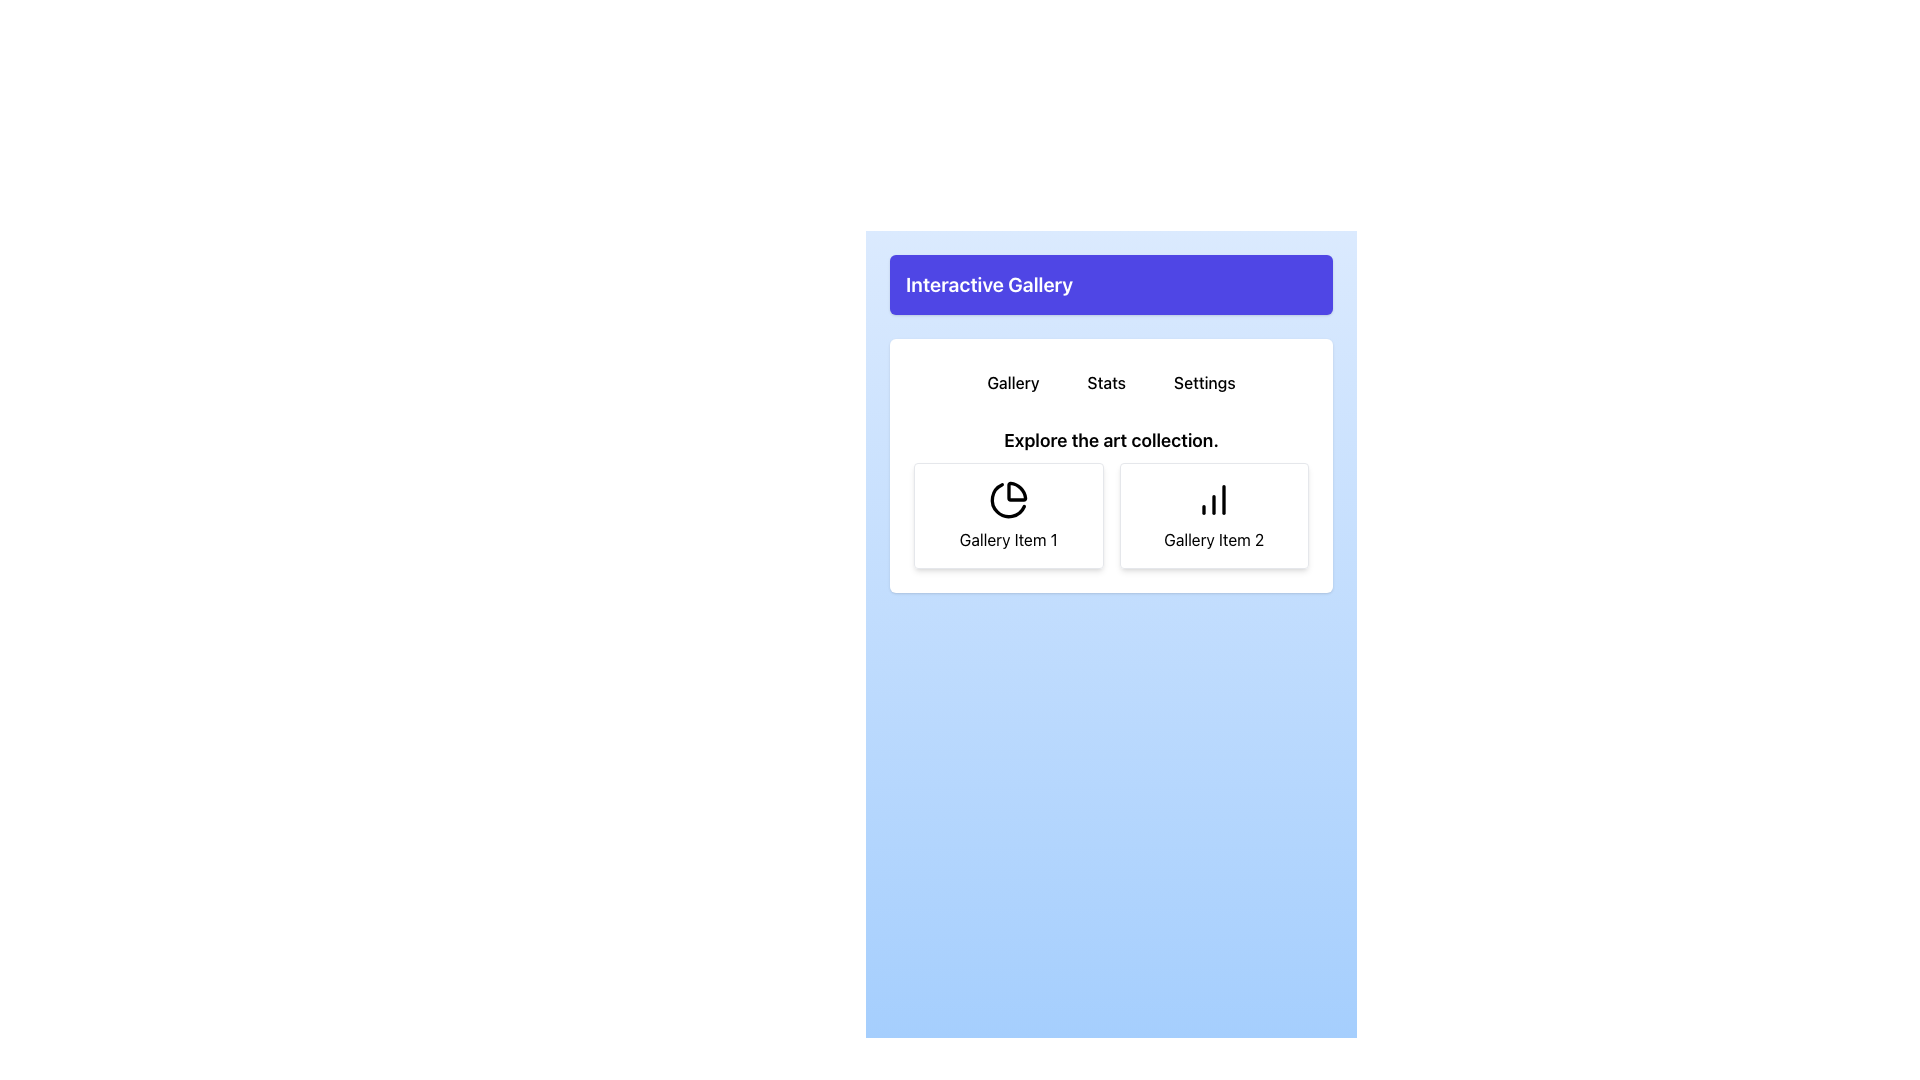 Image resolution: width=1920 pixels, height=1080 pixels. What do you see at coordinates (1203, 382) in the screenshot?
I see `the 'Settings' button, which is the third button in a horizontal row located below the 'Interactive Gallery' header, to trigger visual feedback` at bounding box center [1203, 382].